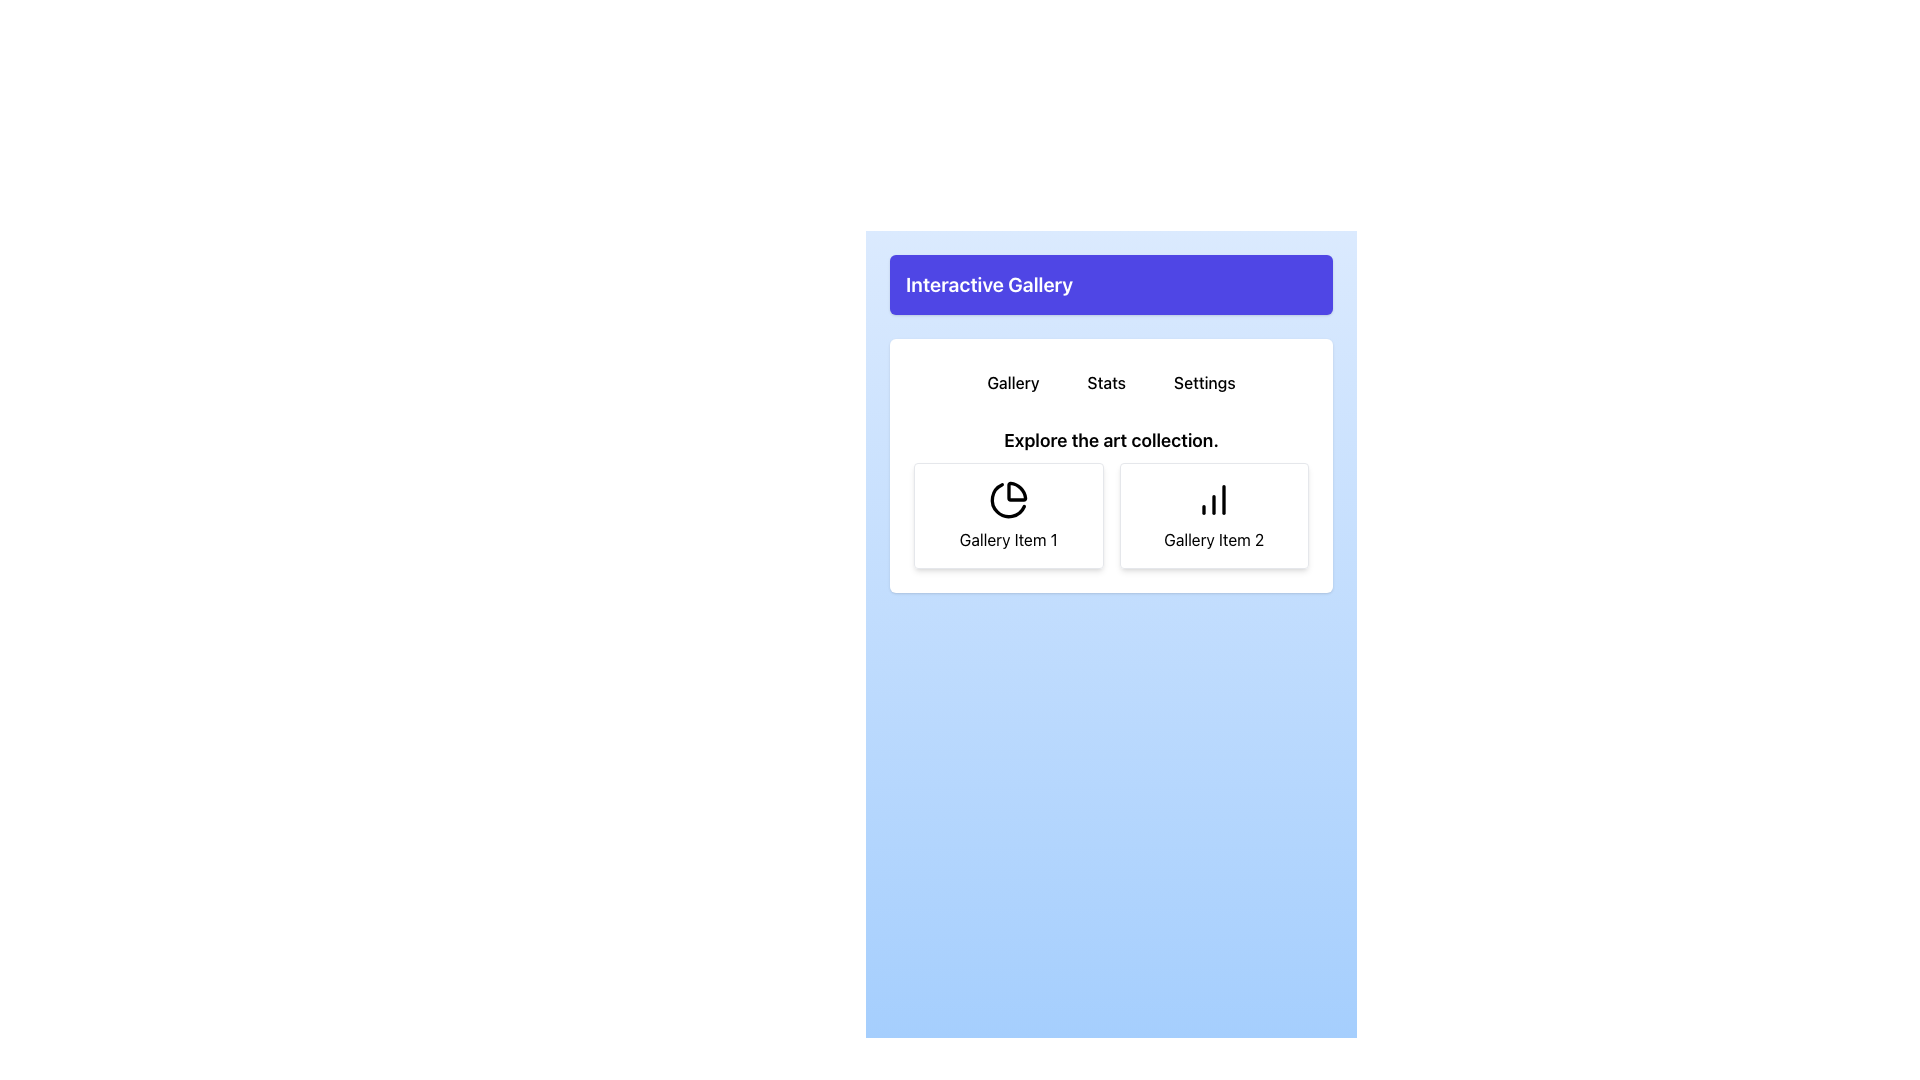 Image resolution: width=1920 pixels, height=1080 pixels. What do you see at coordinates (1203, 382) in the screenshot?
I see `the 'Settings' button, which is the third button in a horizontal row located below the 'Interactive Gallery' header, to trigger visual feedback` at bounding box center [1203, 382].